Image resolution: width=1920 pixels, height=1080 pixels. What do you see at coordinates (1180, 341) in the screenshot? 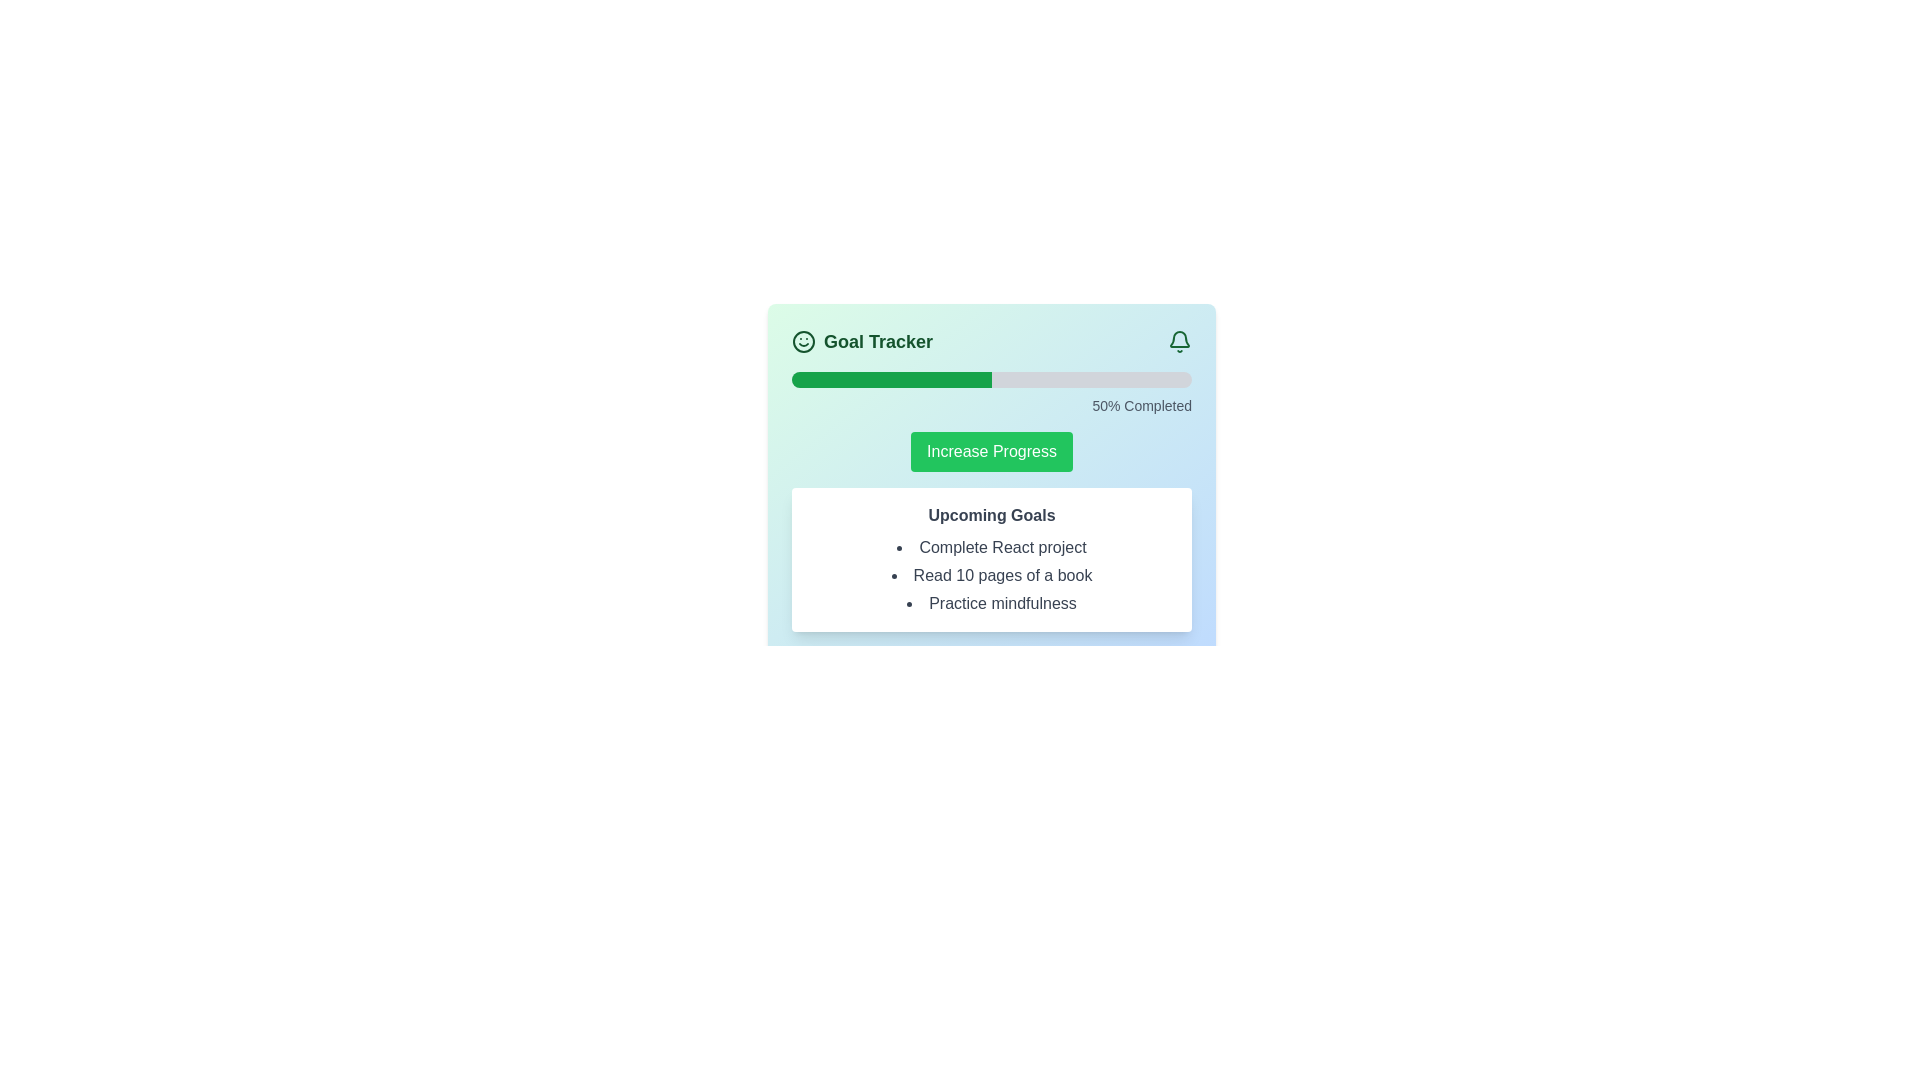
I see `the notification icon in the 'Goal Tracker' title bar` at bounding box center [1180, 341].